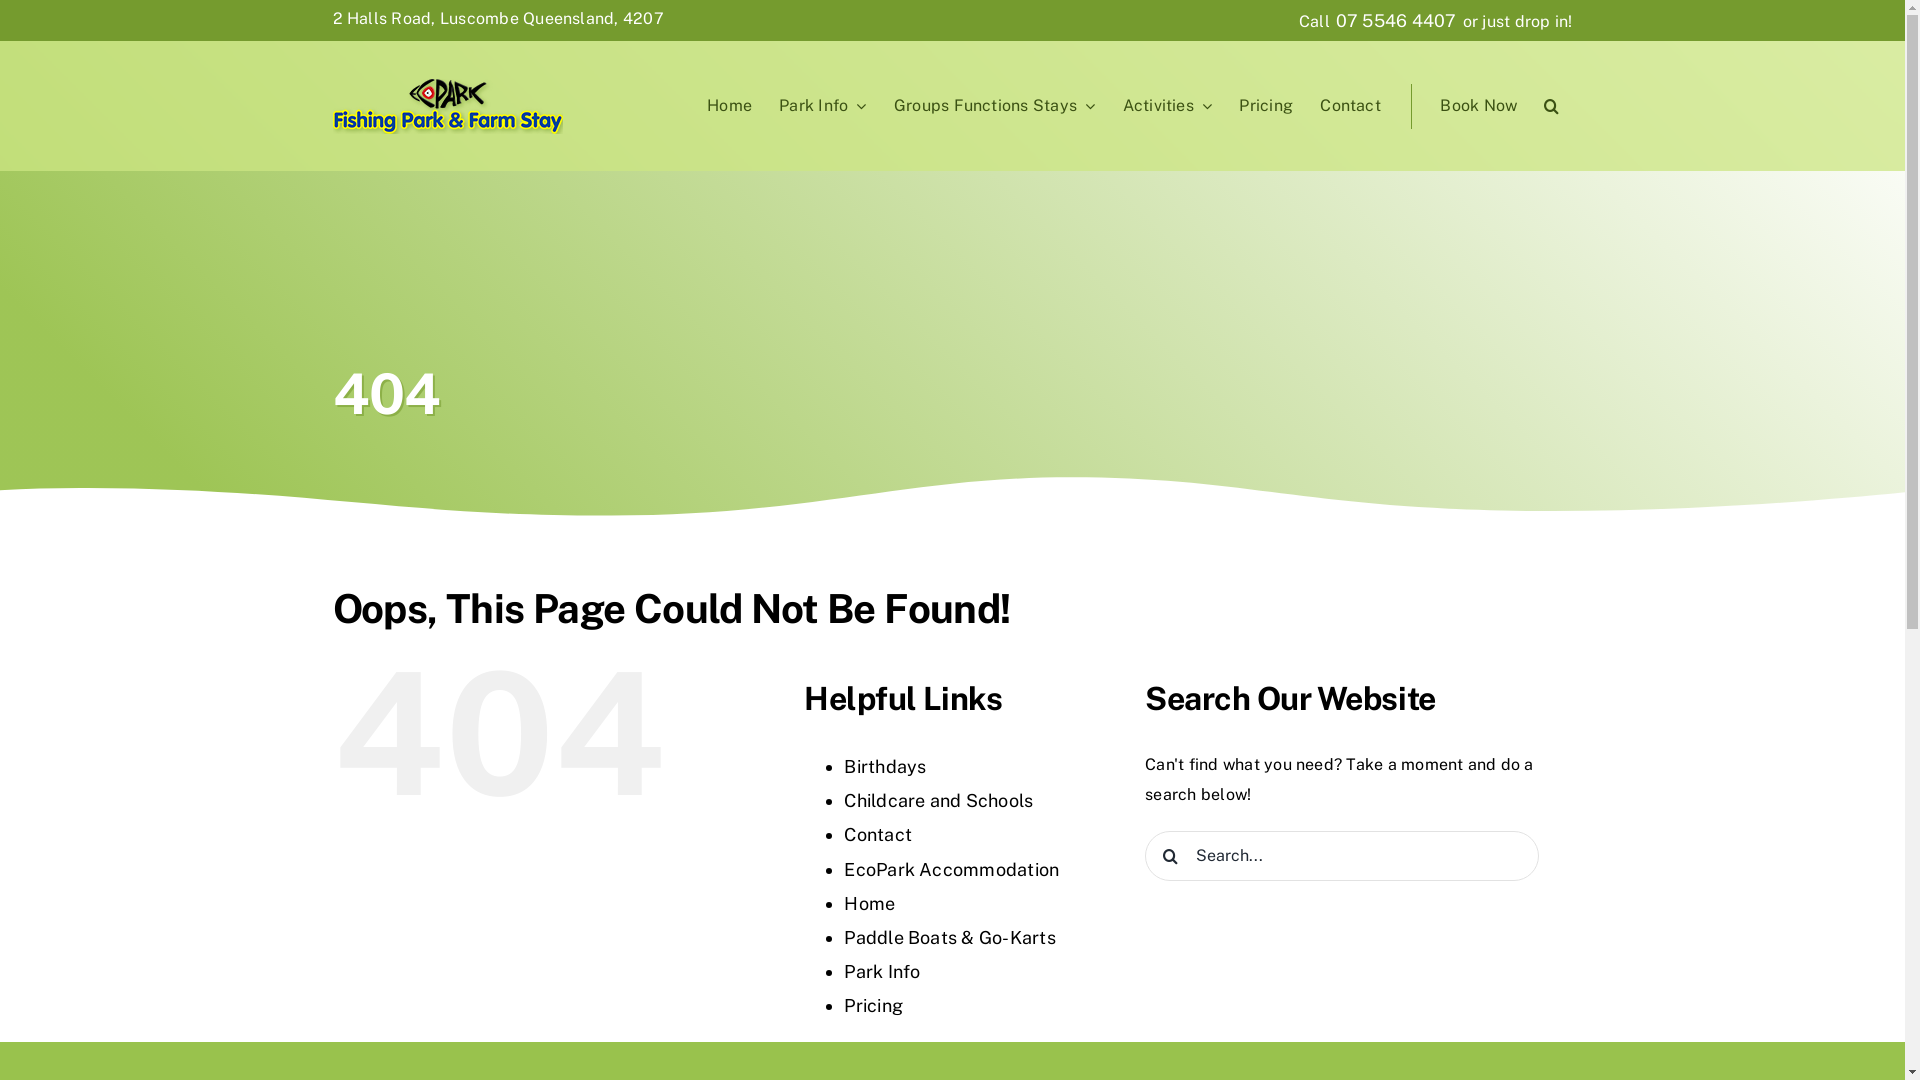  I want to click on 'Paddle Boats & Go-Karts', so click(949, 937).